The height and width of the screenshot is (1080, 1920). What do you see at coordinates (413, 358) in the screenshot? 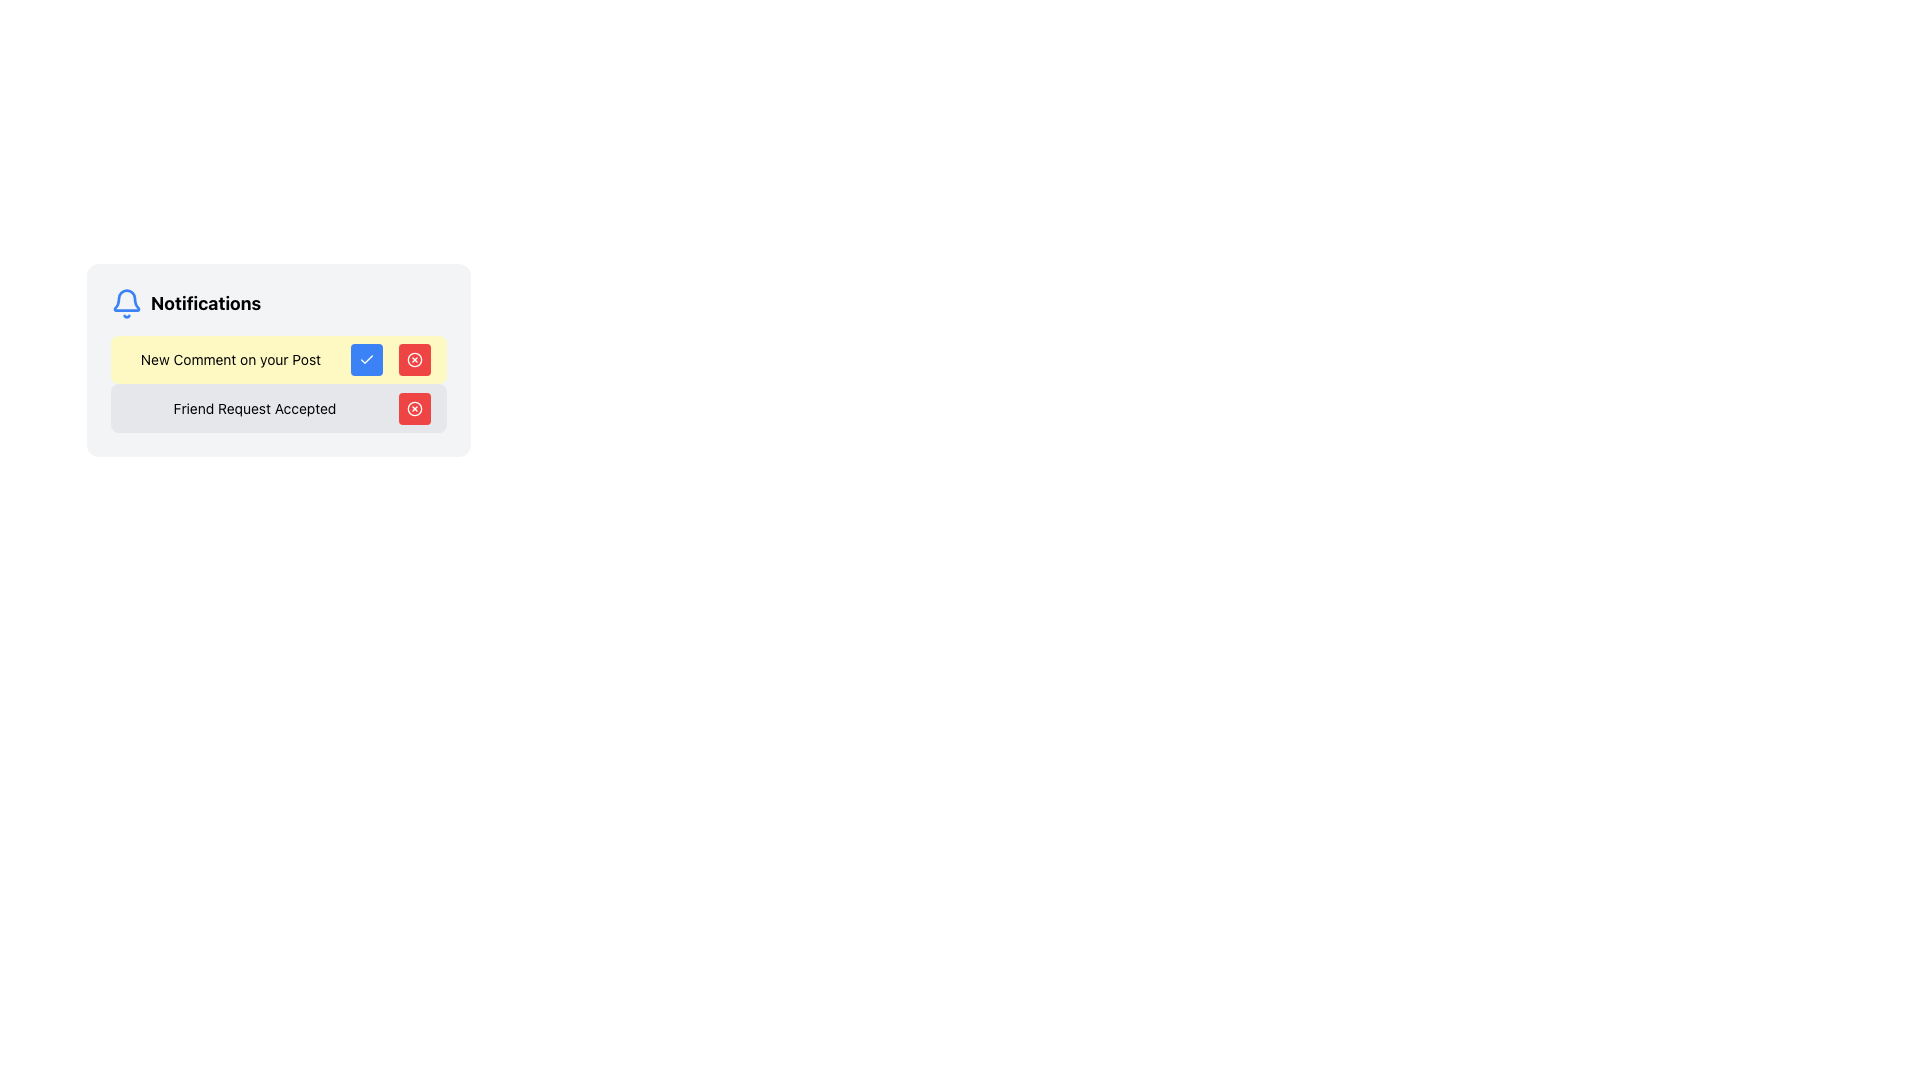
I see `the button located to the right of the 'Friend Request Accepted' text in the notification box` at bounding box center [413, 358].